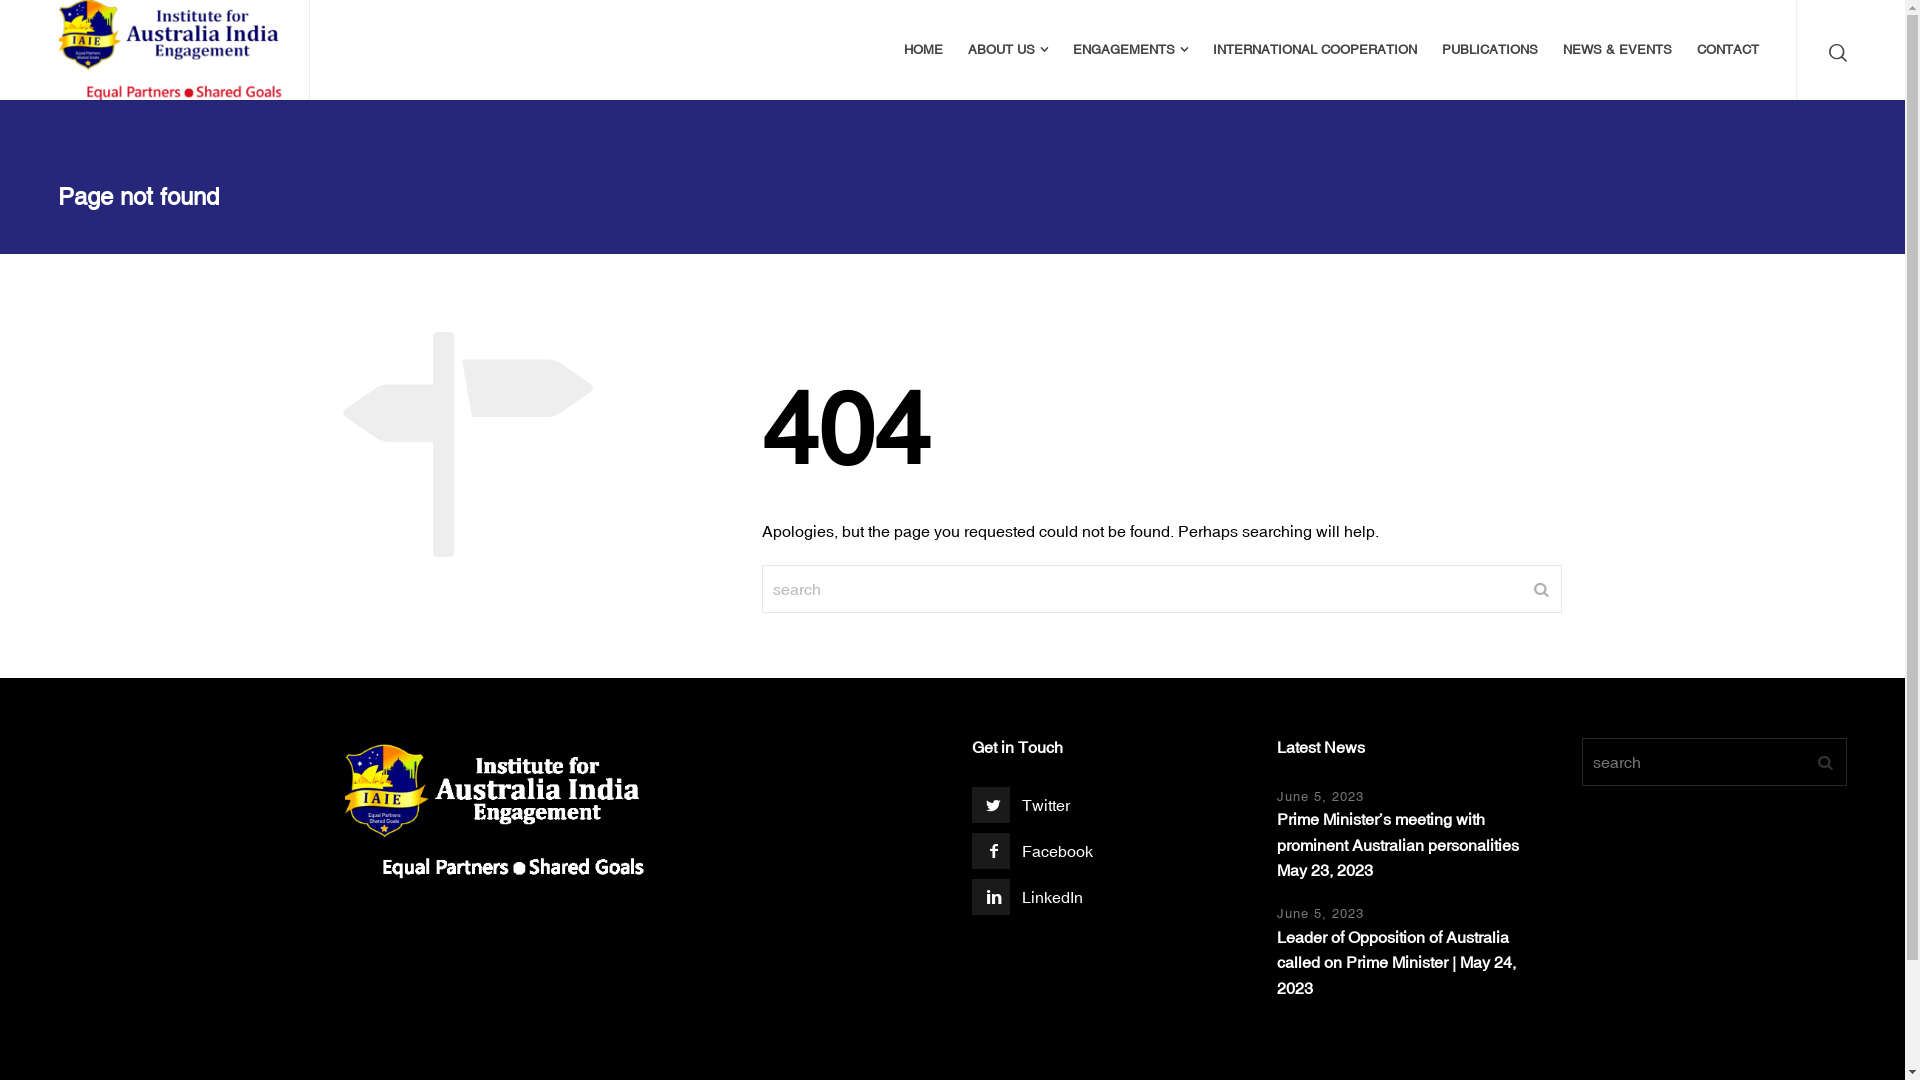 The image size is (1920, 1080). What do you see at coordinates (923, 49) in the screenshot?
I see `'HOME'` at bounding box center [923, 49].